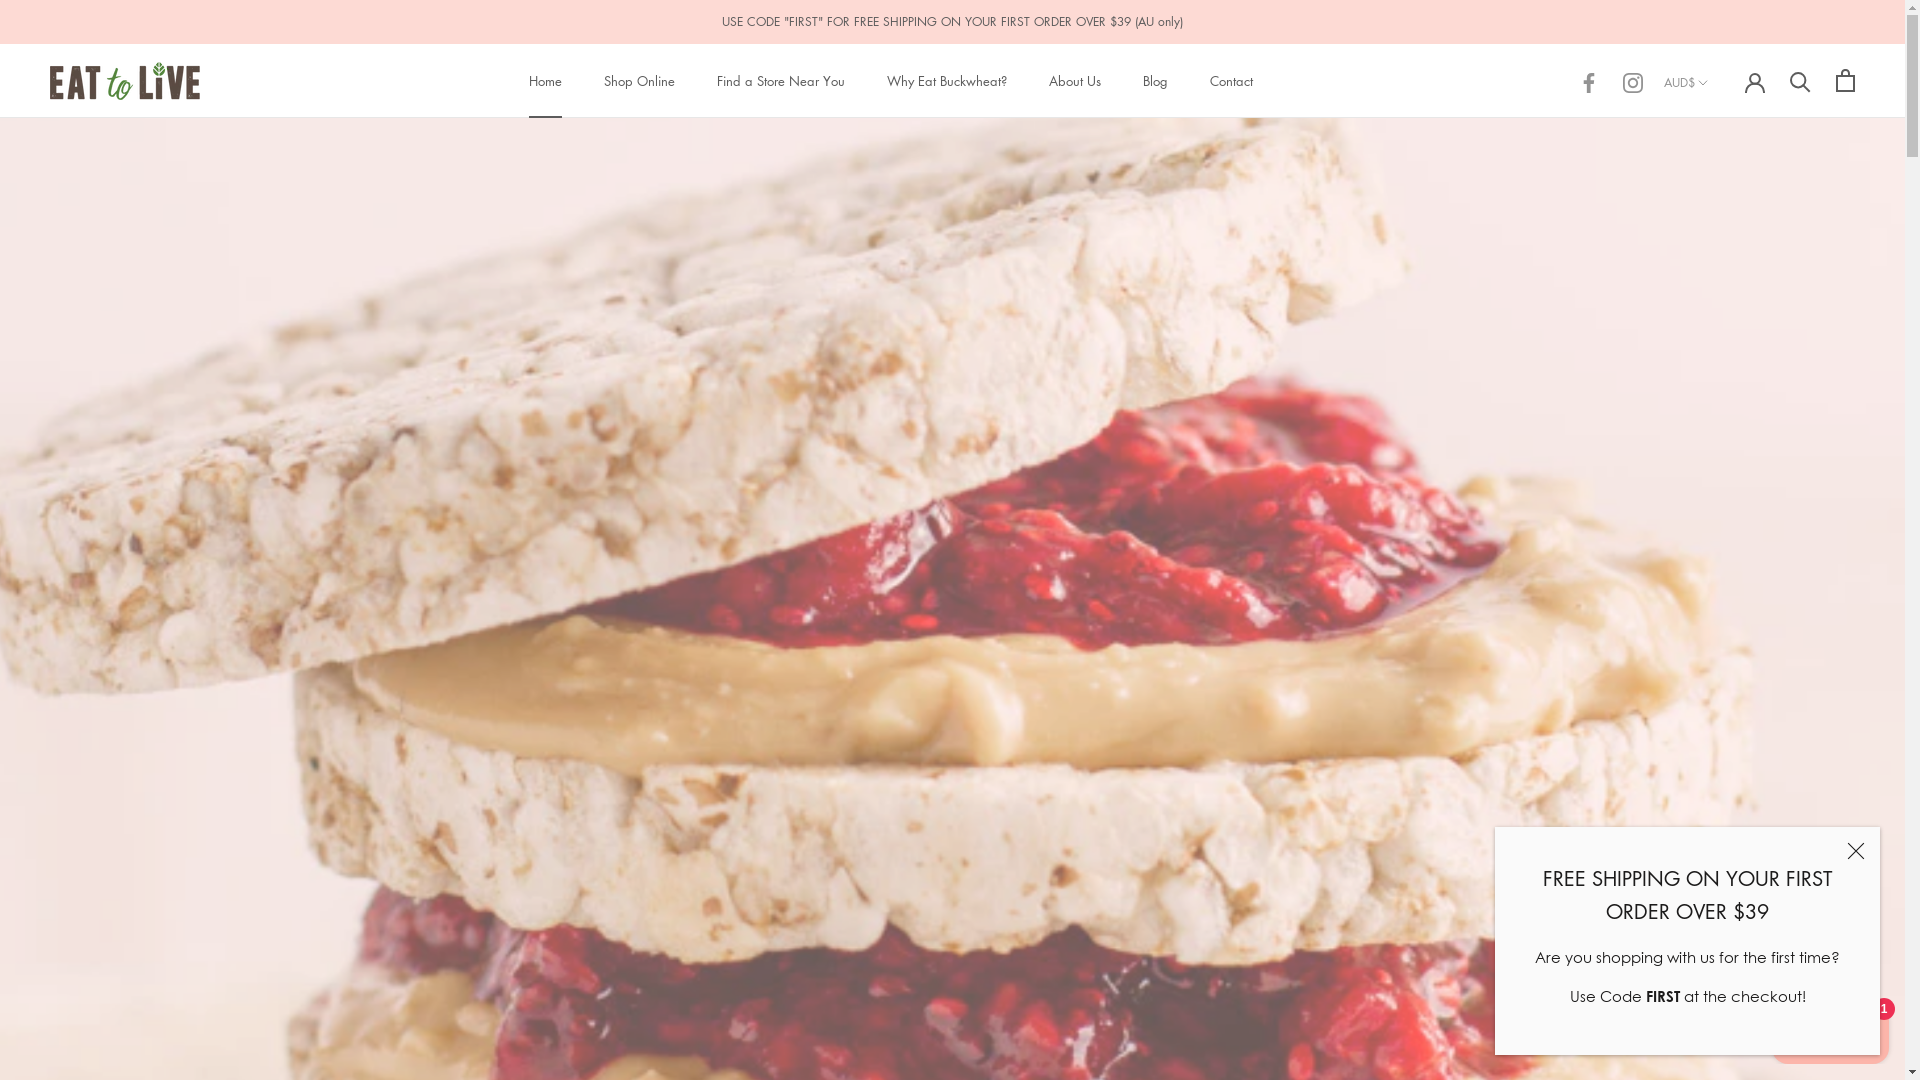 The height and width of the screenshot is (1080, 1920). I want to click on 'About Us, so click(1046, 79).